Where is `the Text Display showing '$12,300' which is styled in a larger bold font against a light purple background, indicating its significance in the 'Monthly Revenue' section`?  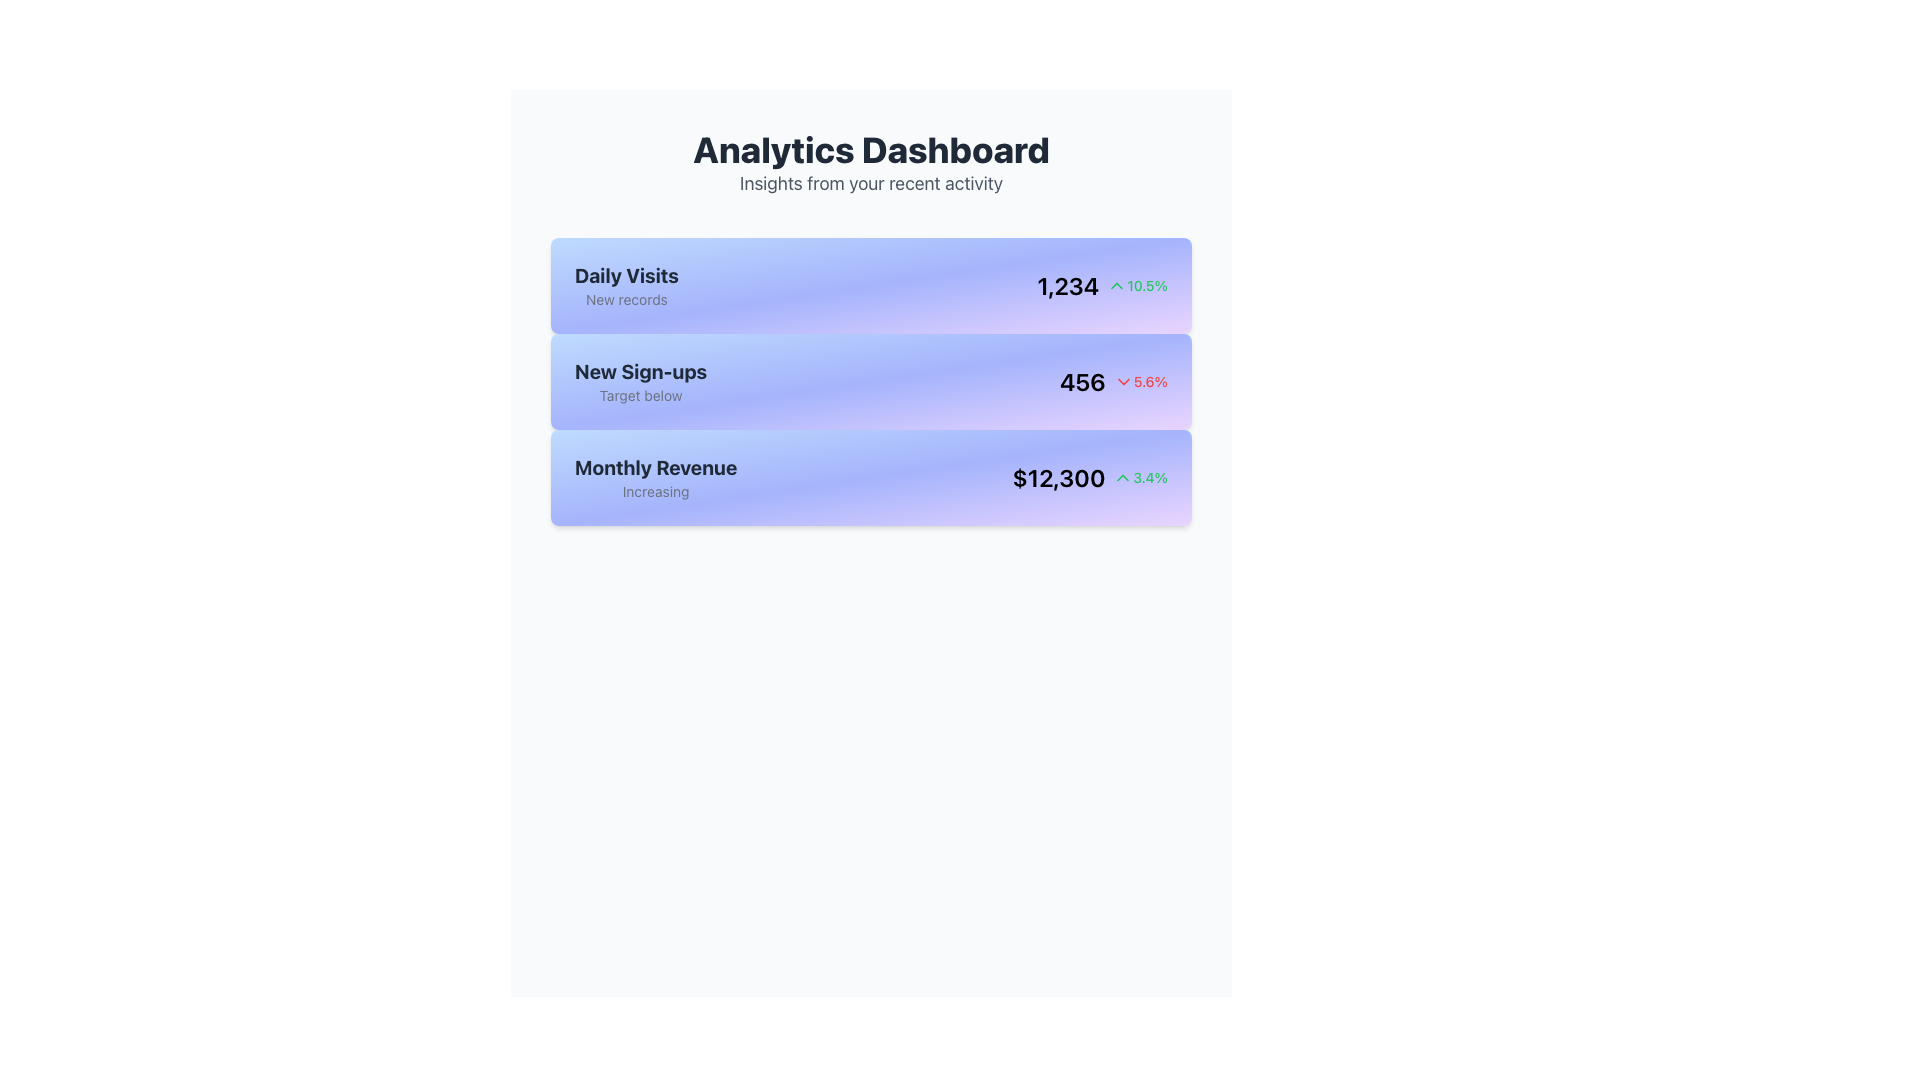 the Text Display showing '$12,300' which is styled in a larger bold font against a light purple background, indicating its significance in the 'Monthly Revenue' section is located at coordinates (1057, 478).